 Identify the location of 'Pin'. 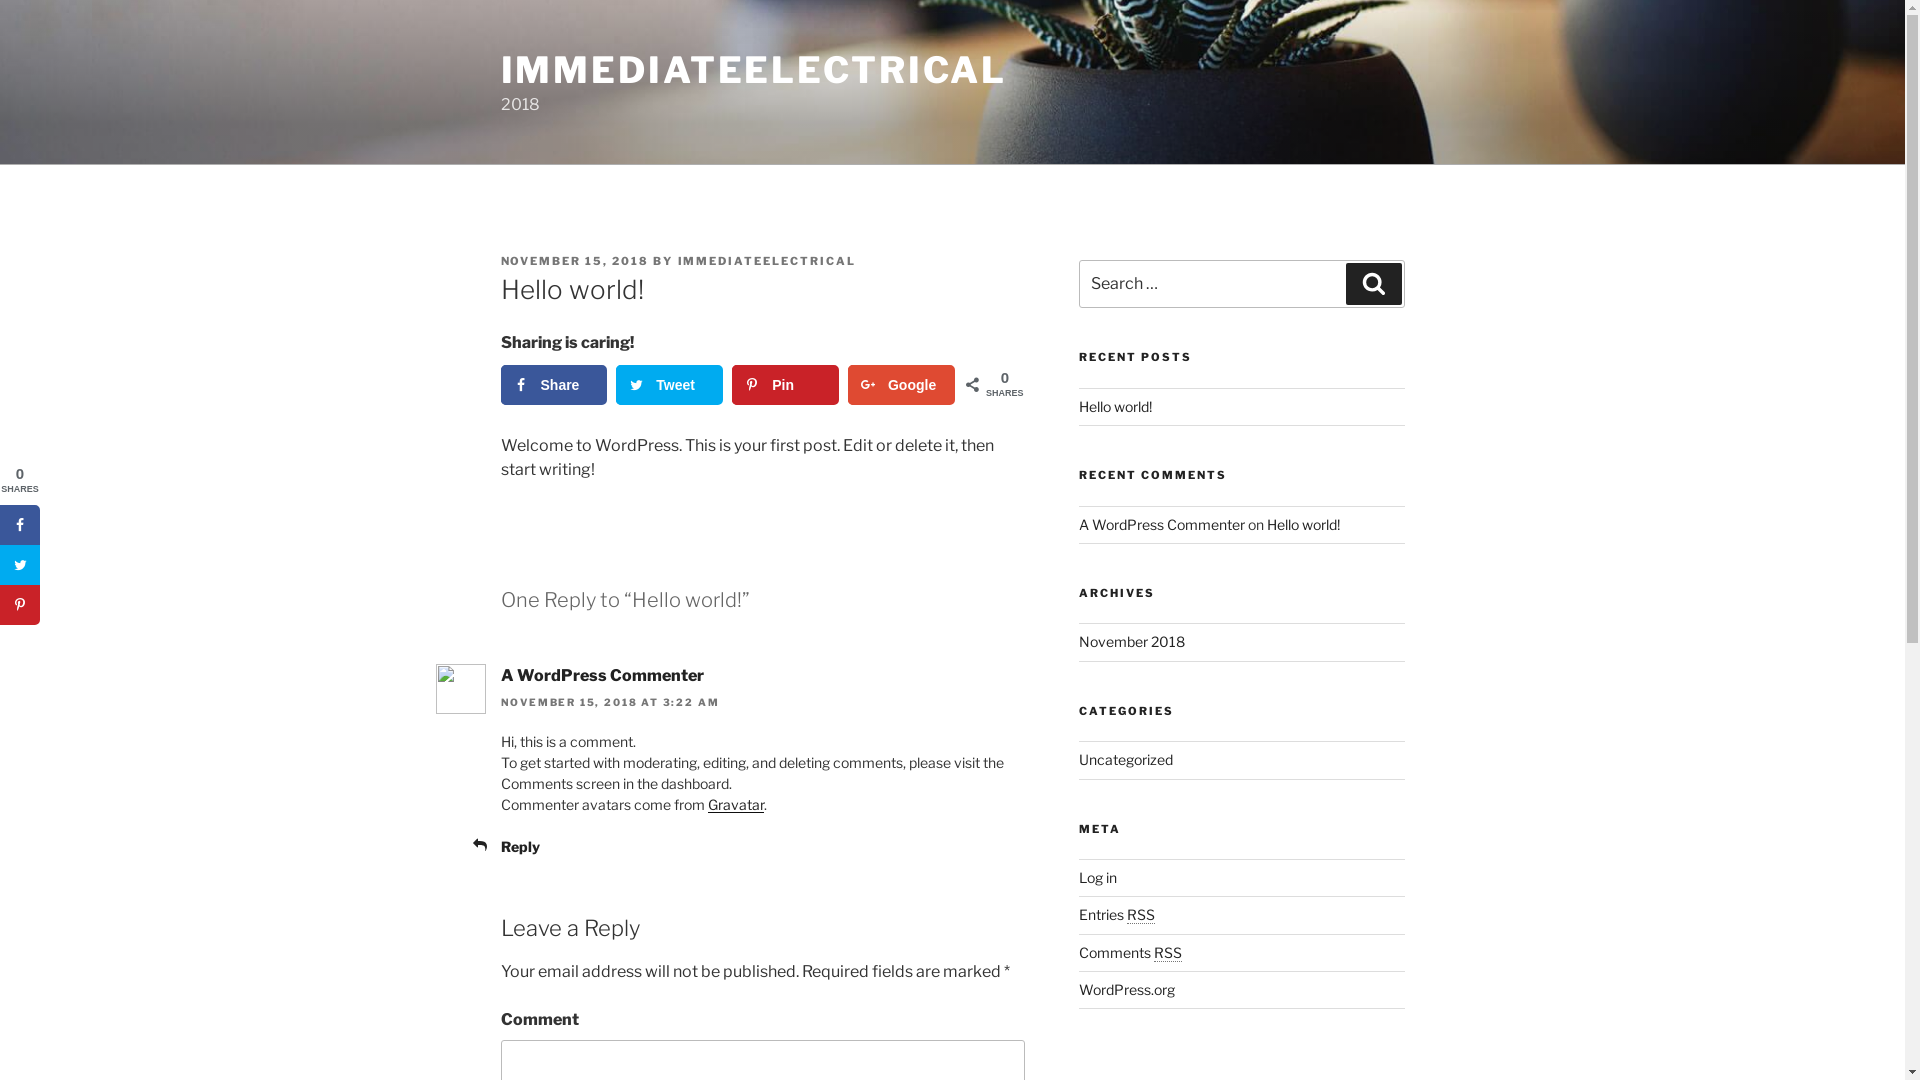
(784, 385).